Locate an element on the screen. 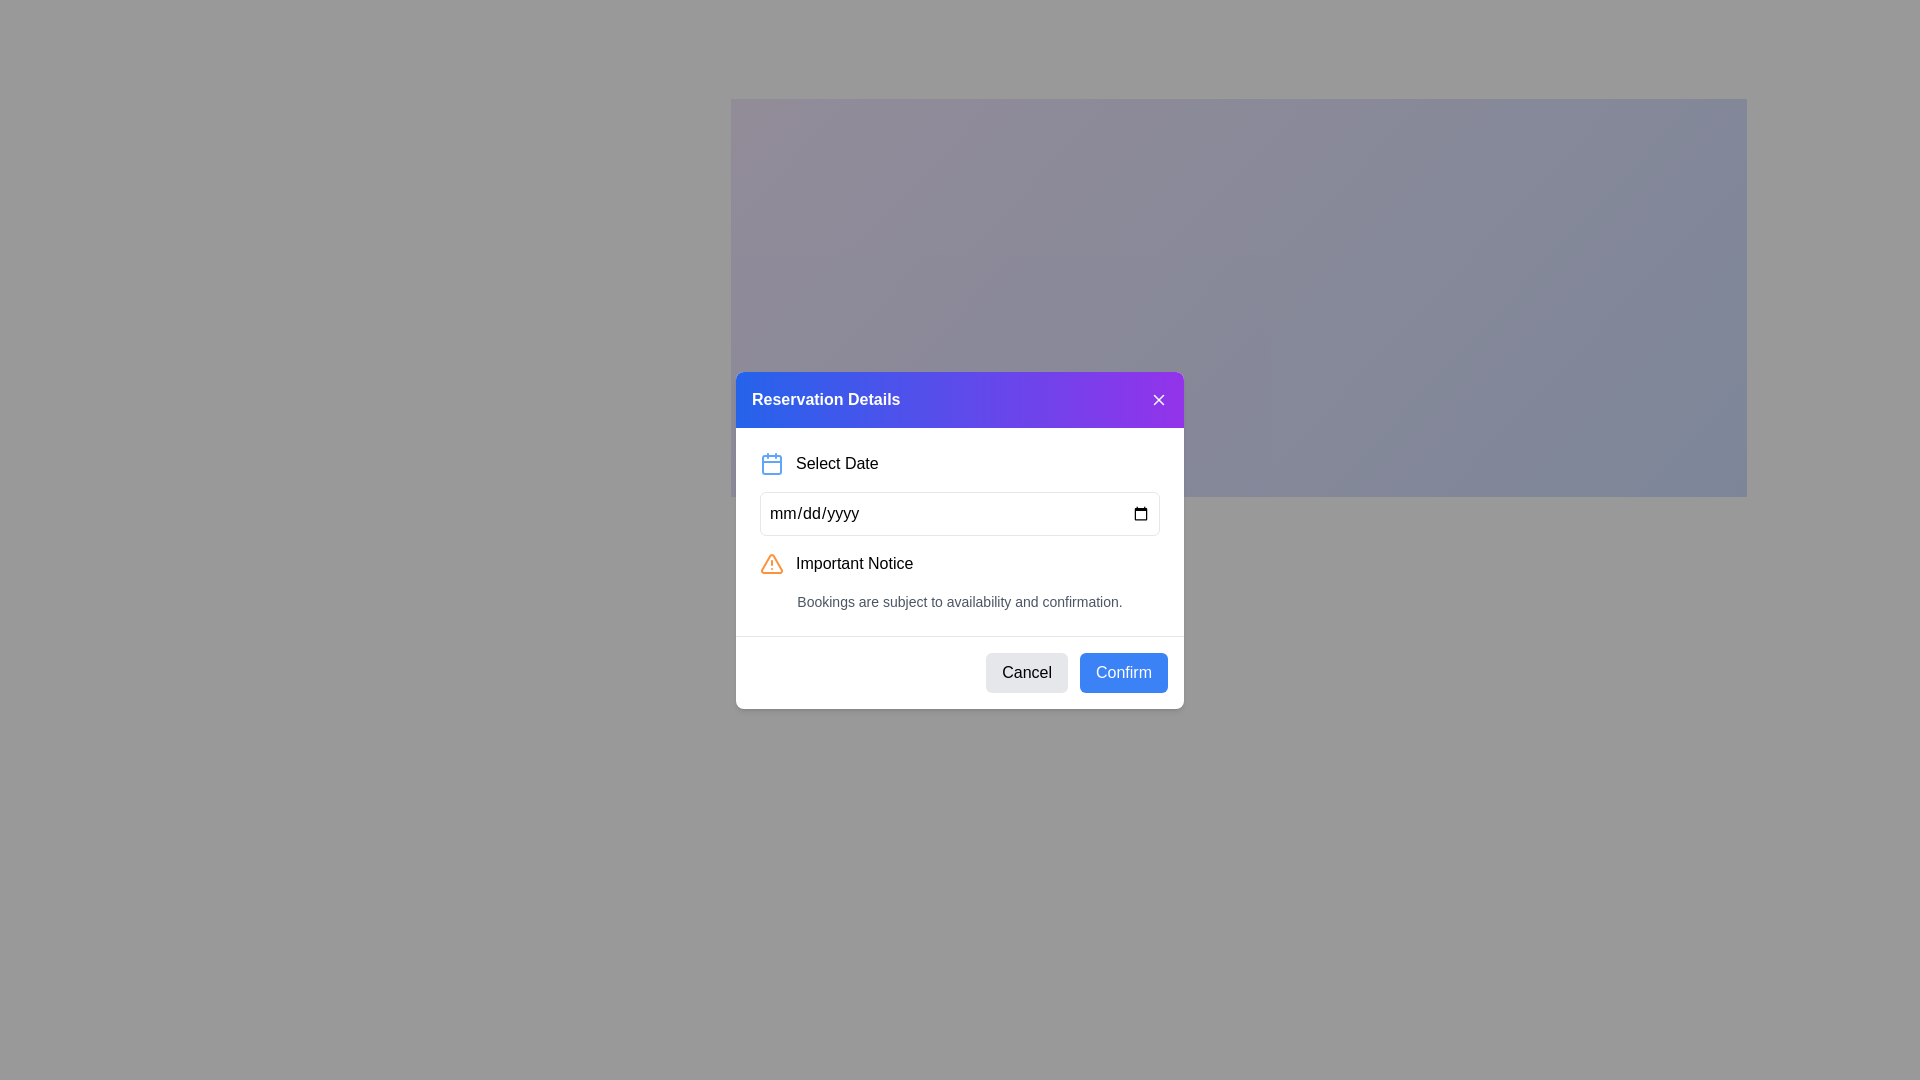 This screenshot has height=1080, width=1920. the header bar displaying 'Reservation Details' with a blue to purple gradient by moving the cursor to its center is located at coordinates (960, 399).